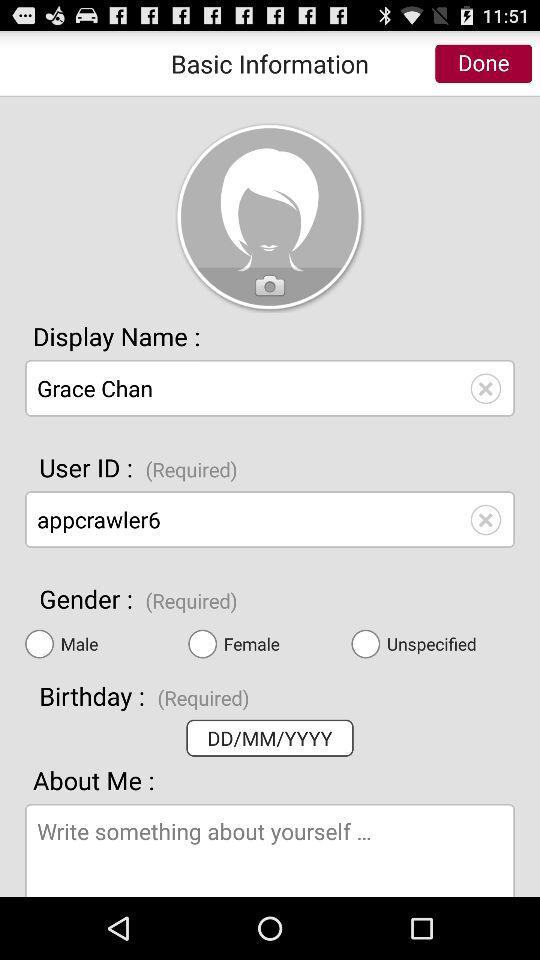 This screenshot has height=960, width=540. What do you see at coordinates (485, 556) in the screenshot?
I see `the close icon` at bounding box center [485, 556].